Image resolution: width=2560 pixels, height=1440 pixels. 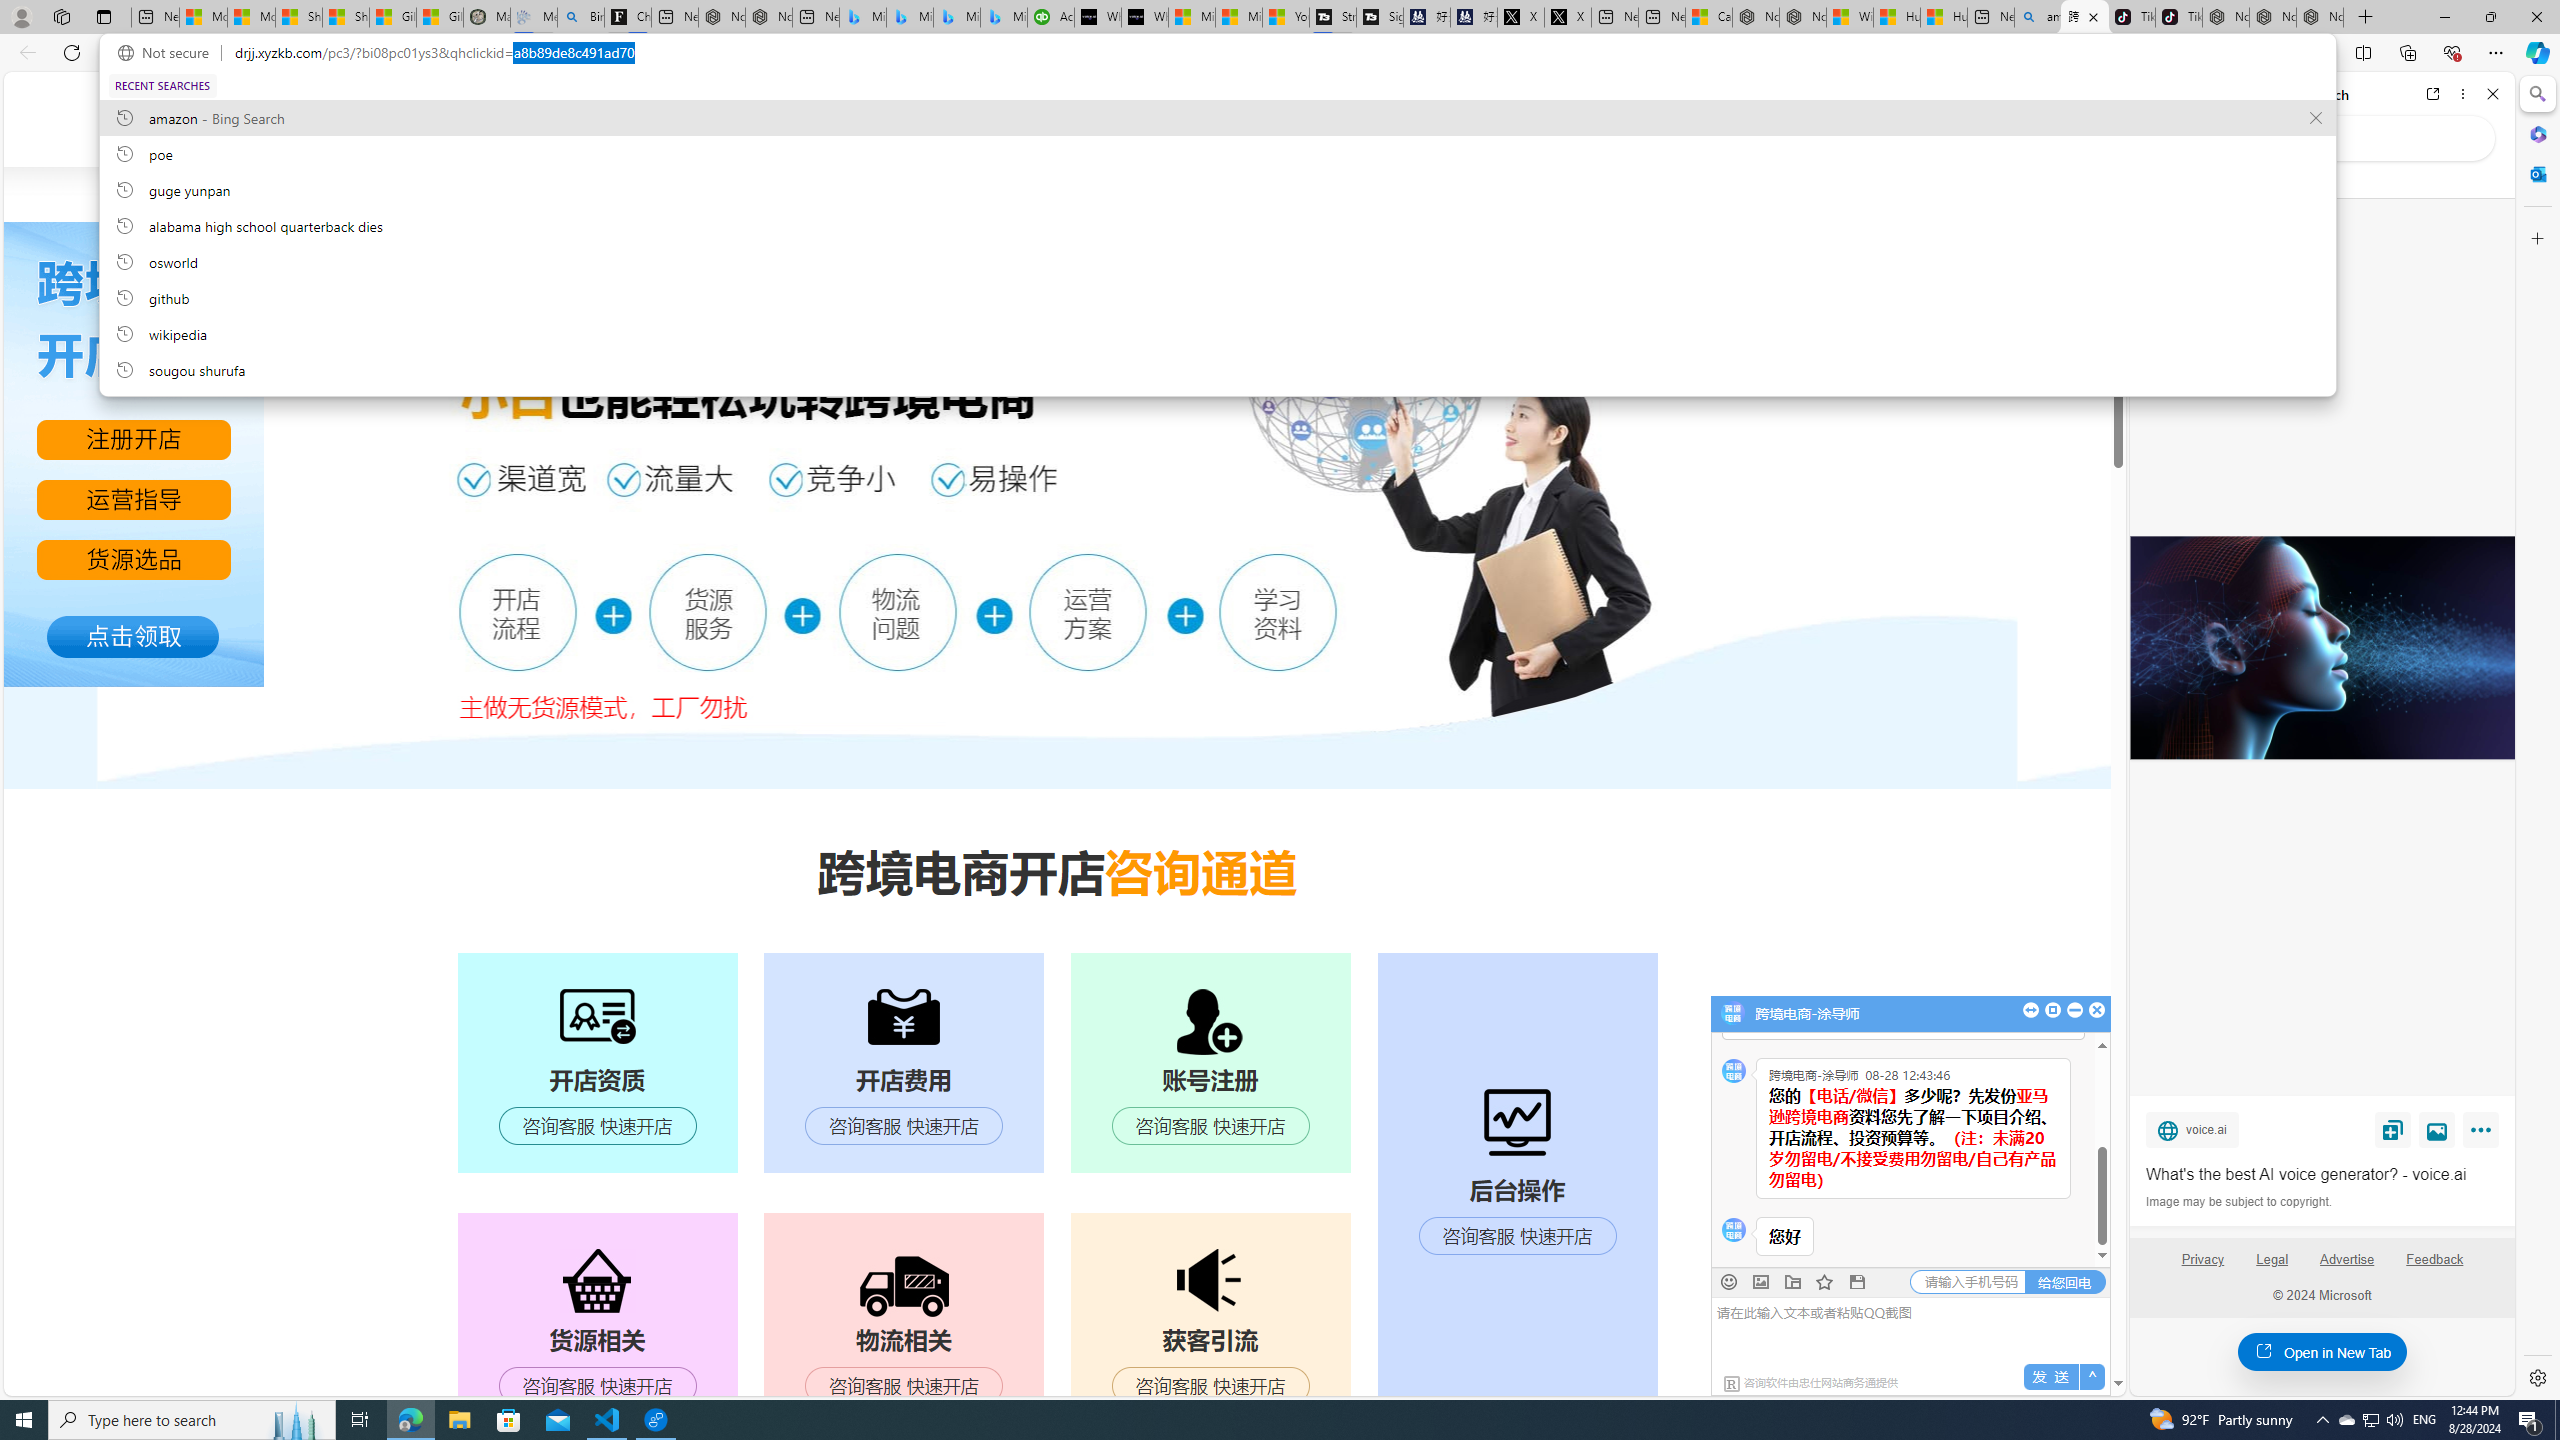 I want to click on 'Legal', so click(x=2271, y=1259).